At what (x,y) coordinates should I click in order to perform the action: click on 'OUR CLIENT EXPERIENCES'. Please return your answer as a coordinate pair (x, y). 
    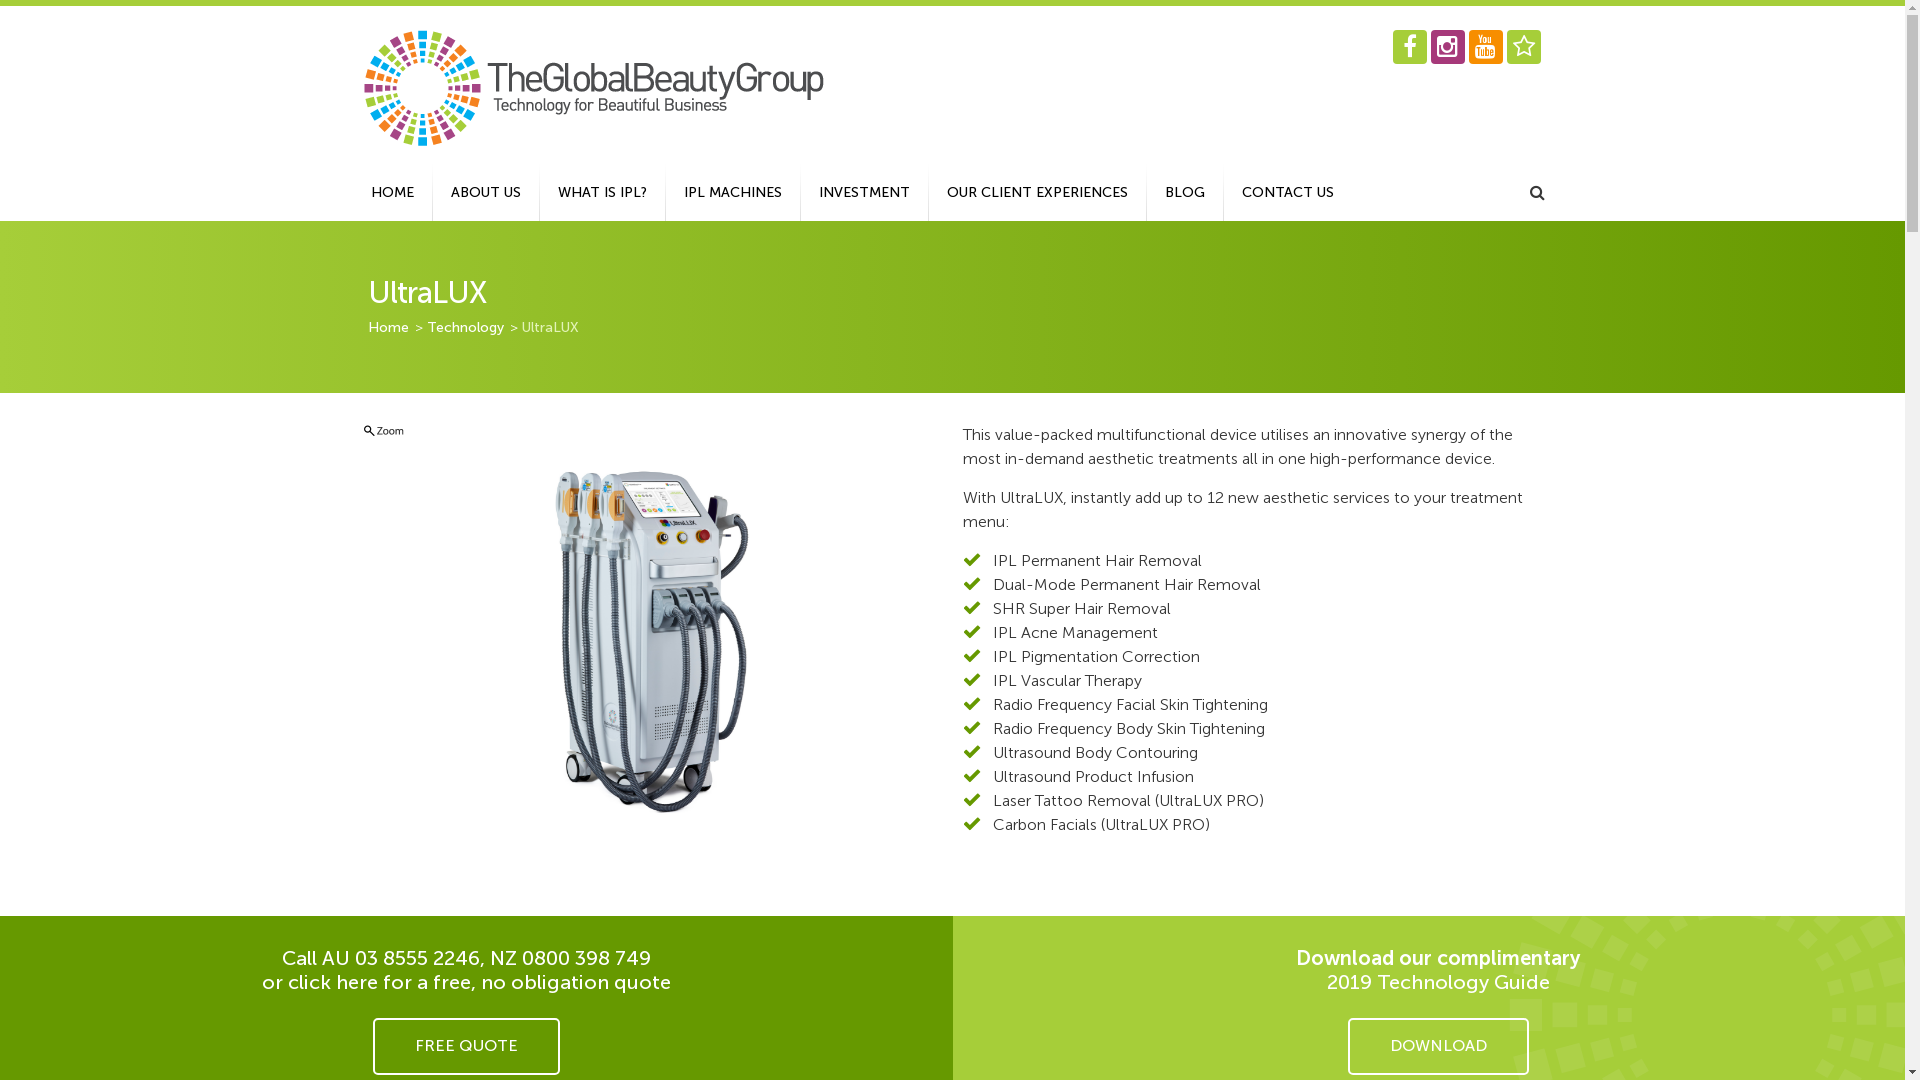
    Looking at the image, I should click on (1036, 192).